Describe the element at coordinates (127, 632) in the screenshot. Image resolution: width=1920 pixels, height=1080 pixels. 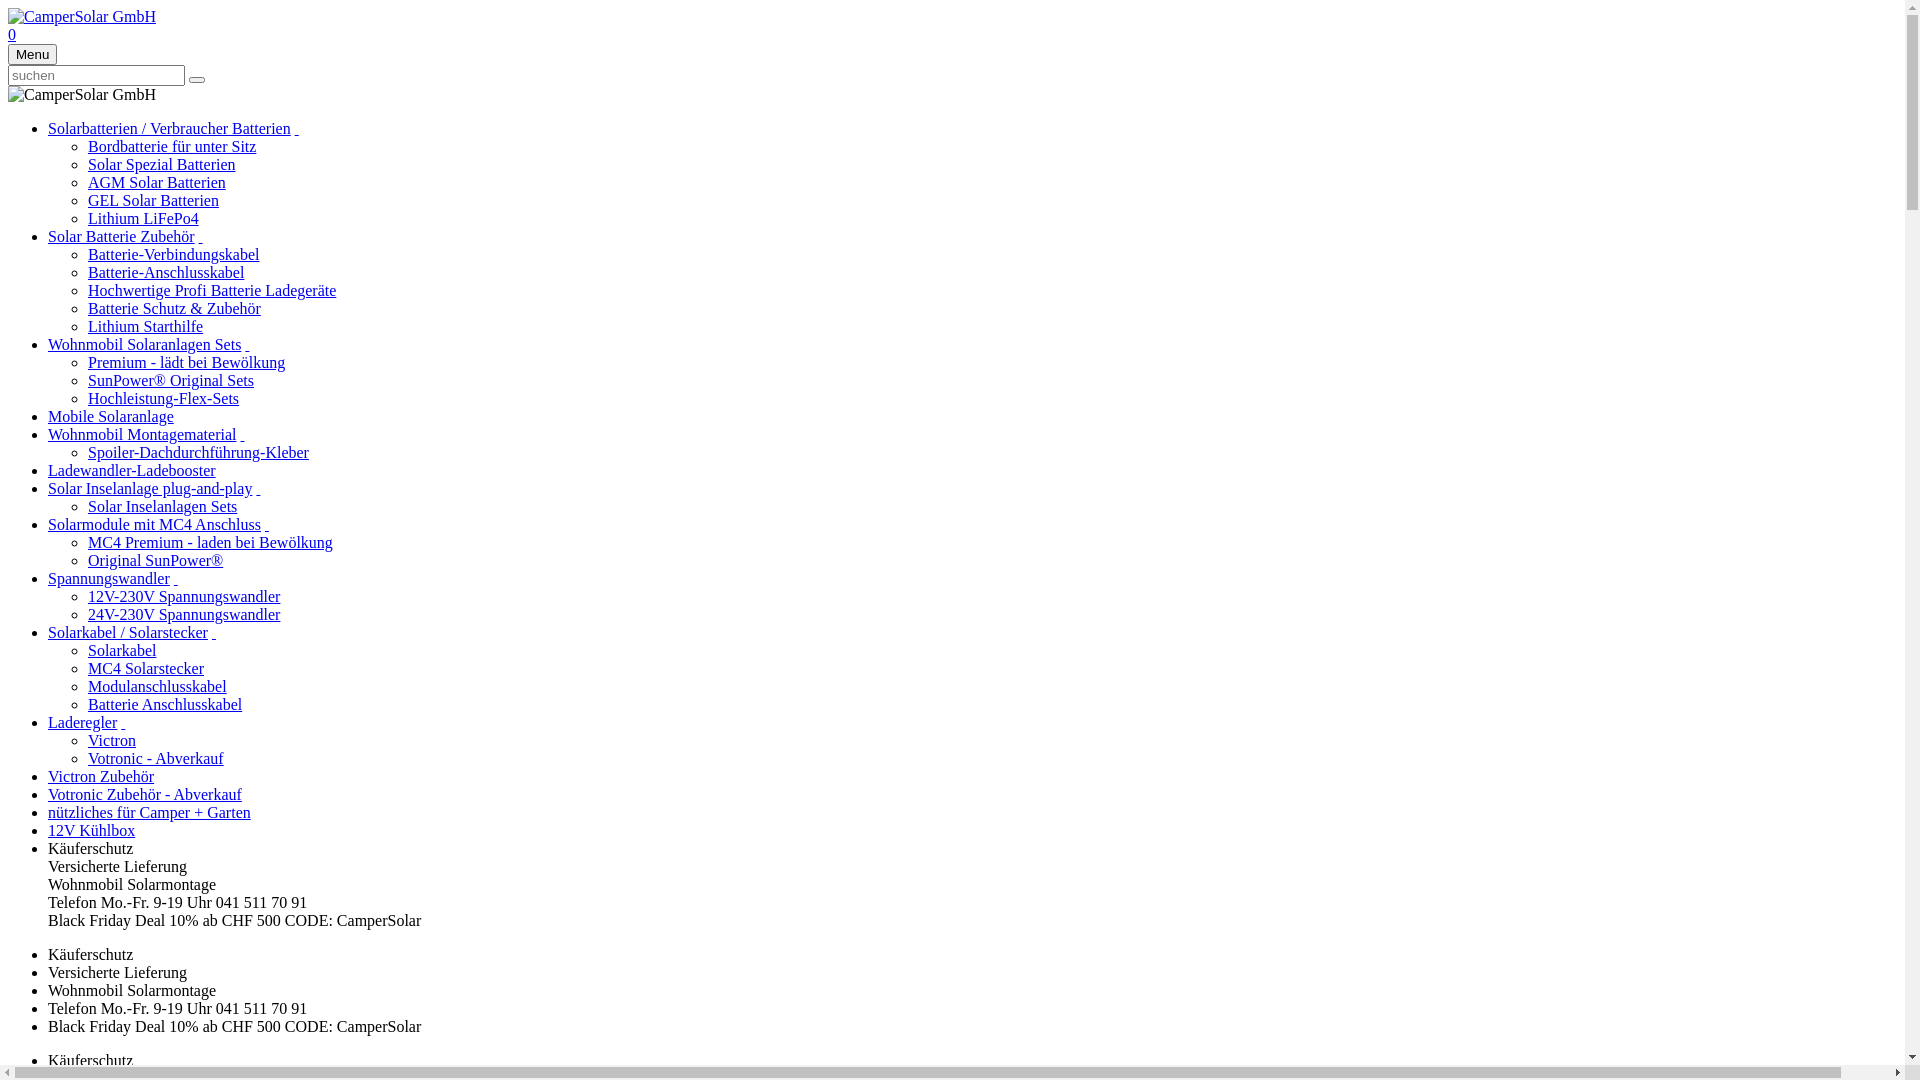
I see `'Solarkabel / Solarstecker'` at that location.